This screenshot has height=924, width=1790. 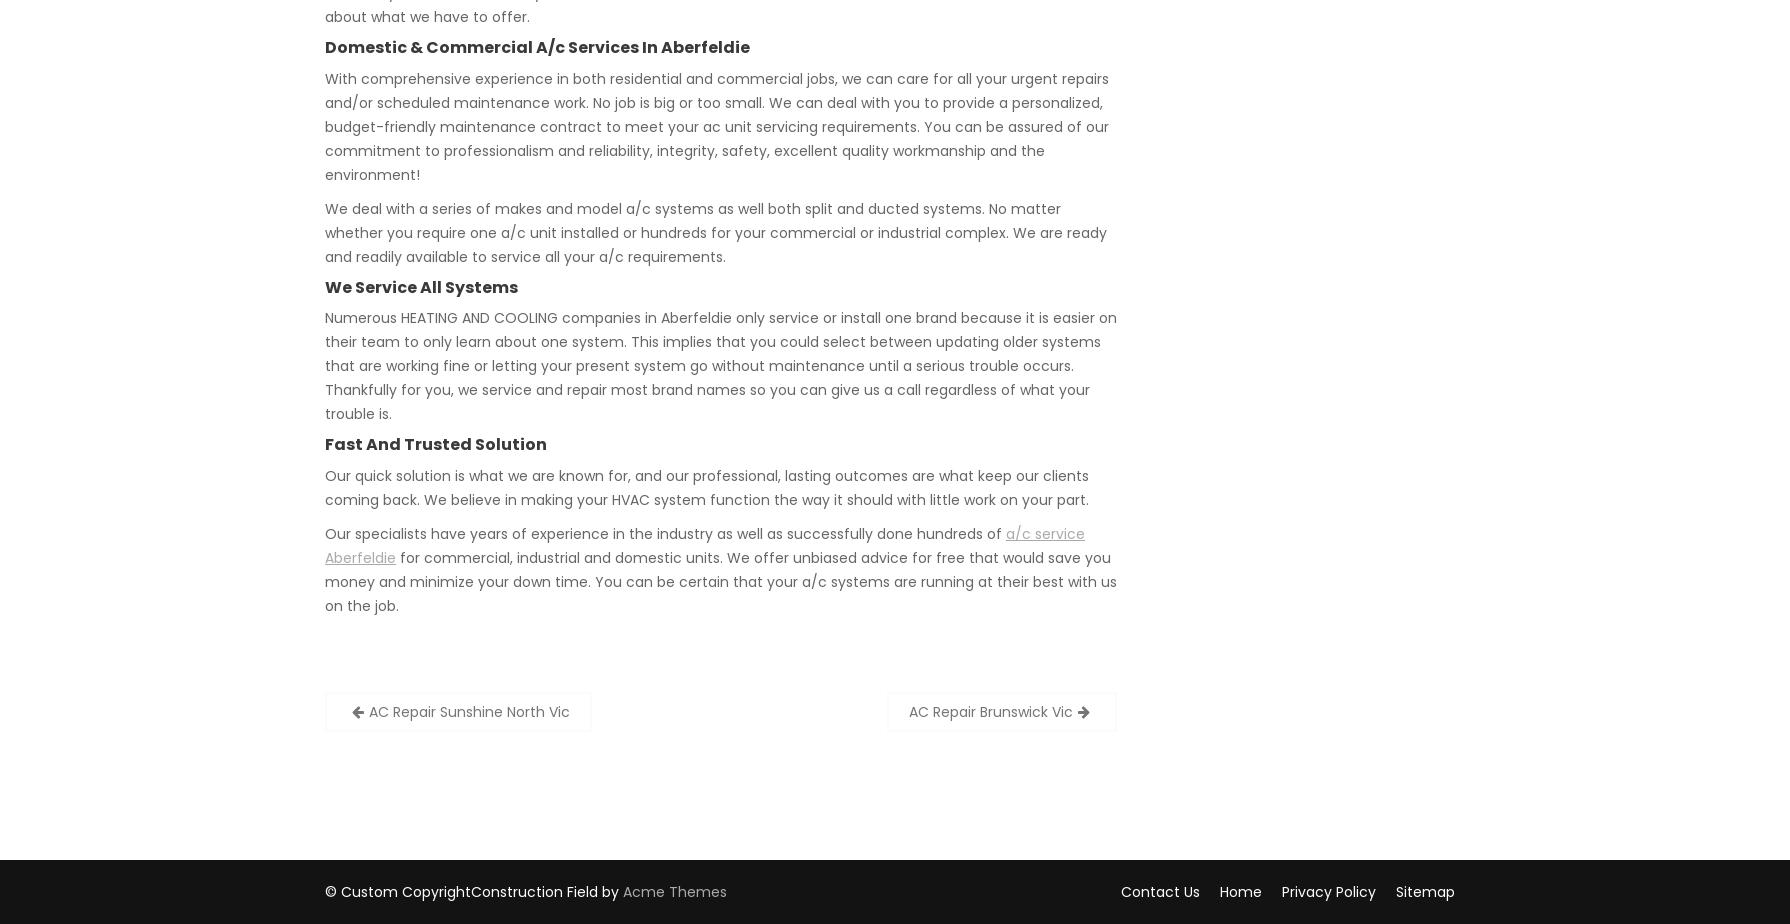 I want to click on 'Privacy Policy', so click(x=1329, y=891).